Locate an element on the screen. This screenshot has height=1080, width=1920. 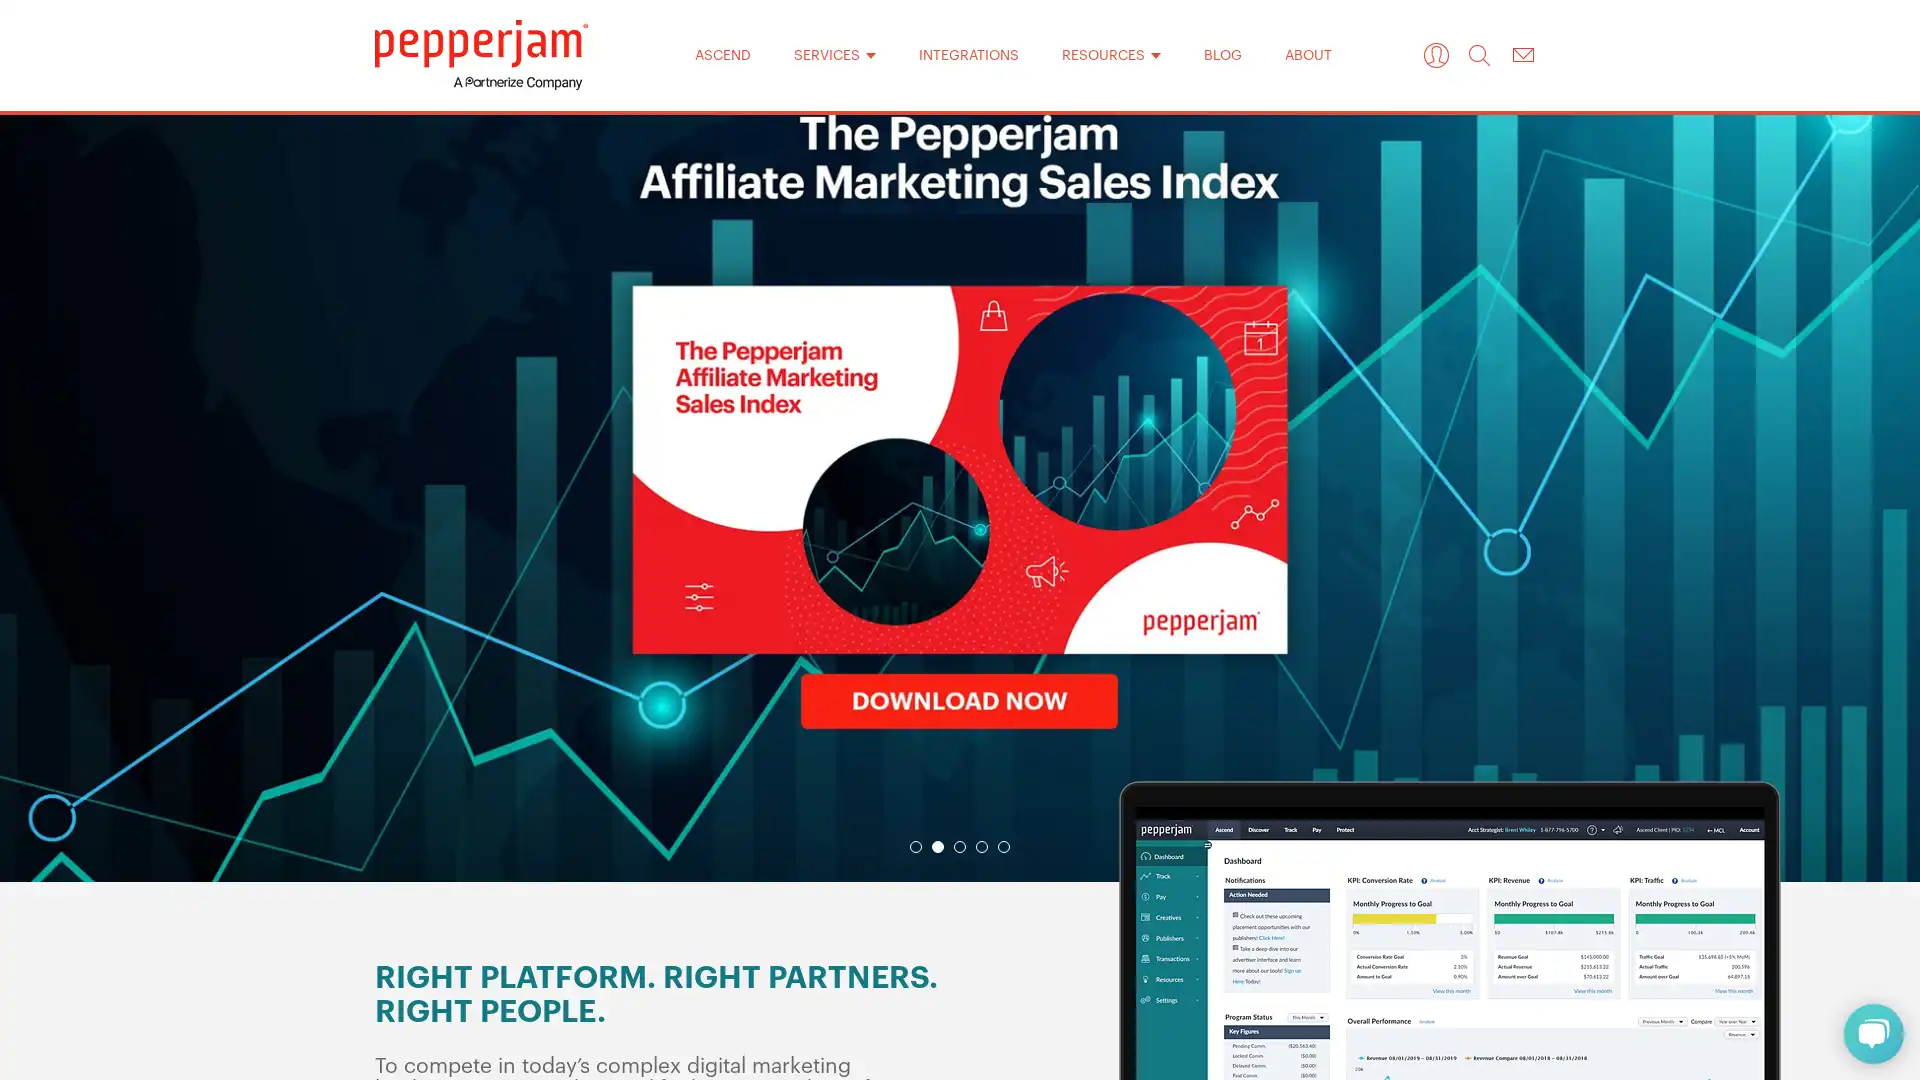
Close is located at coordinates (1218, 219).